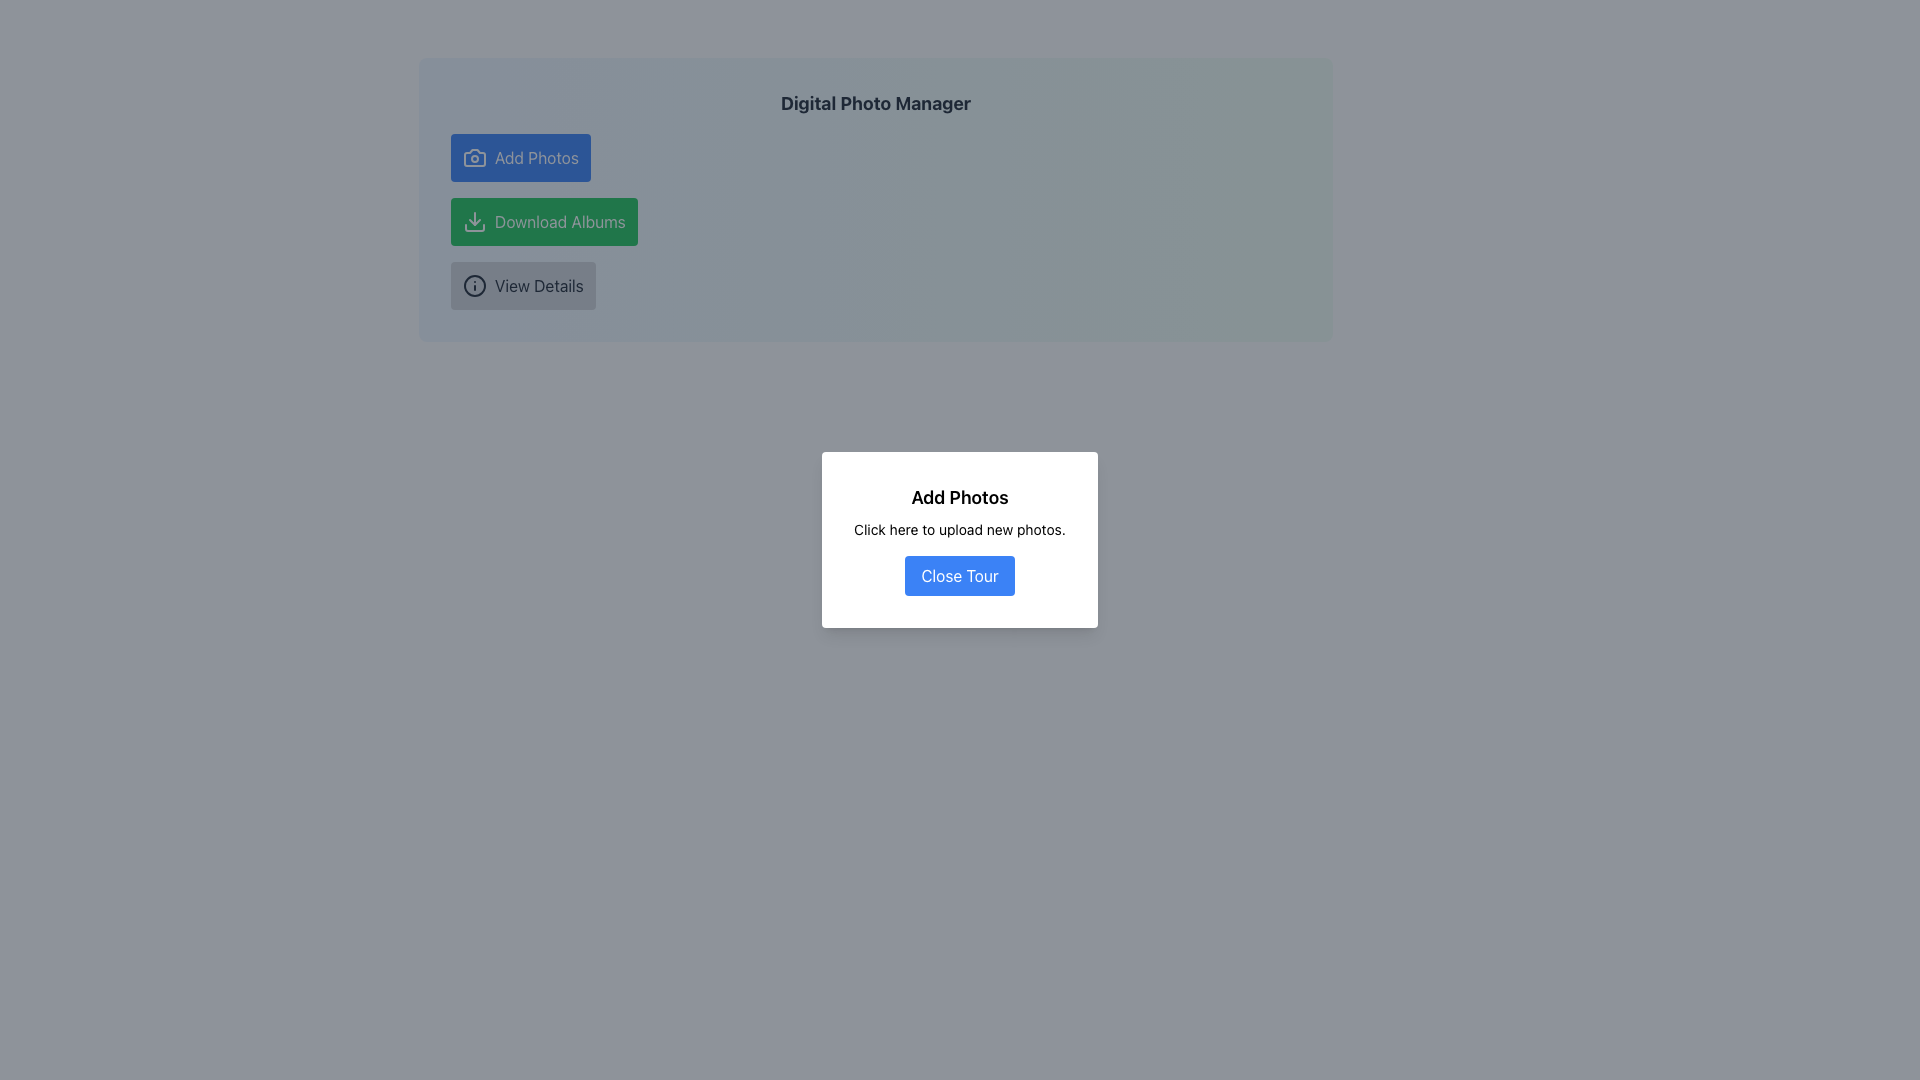 The image size is (1920, 1080). I want to click on the text label that provides guidance for uploading new photos, located between the 'Add Photos' header and the 'Close Tour' button, so click(960, 528).